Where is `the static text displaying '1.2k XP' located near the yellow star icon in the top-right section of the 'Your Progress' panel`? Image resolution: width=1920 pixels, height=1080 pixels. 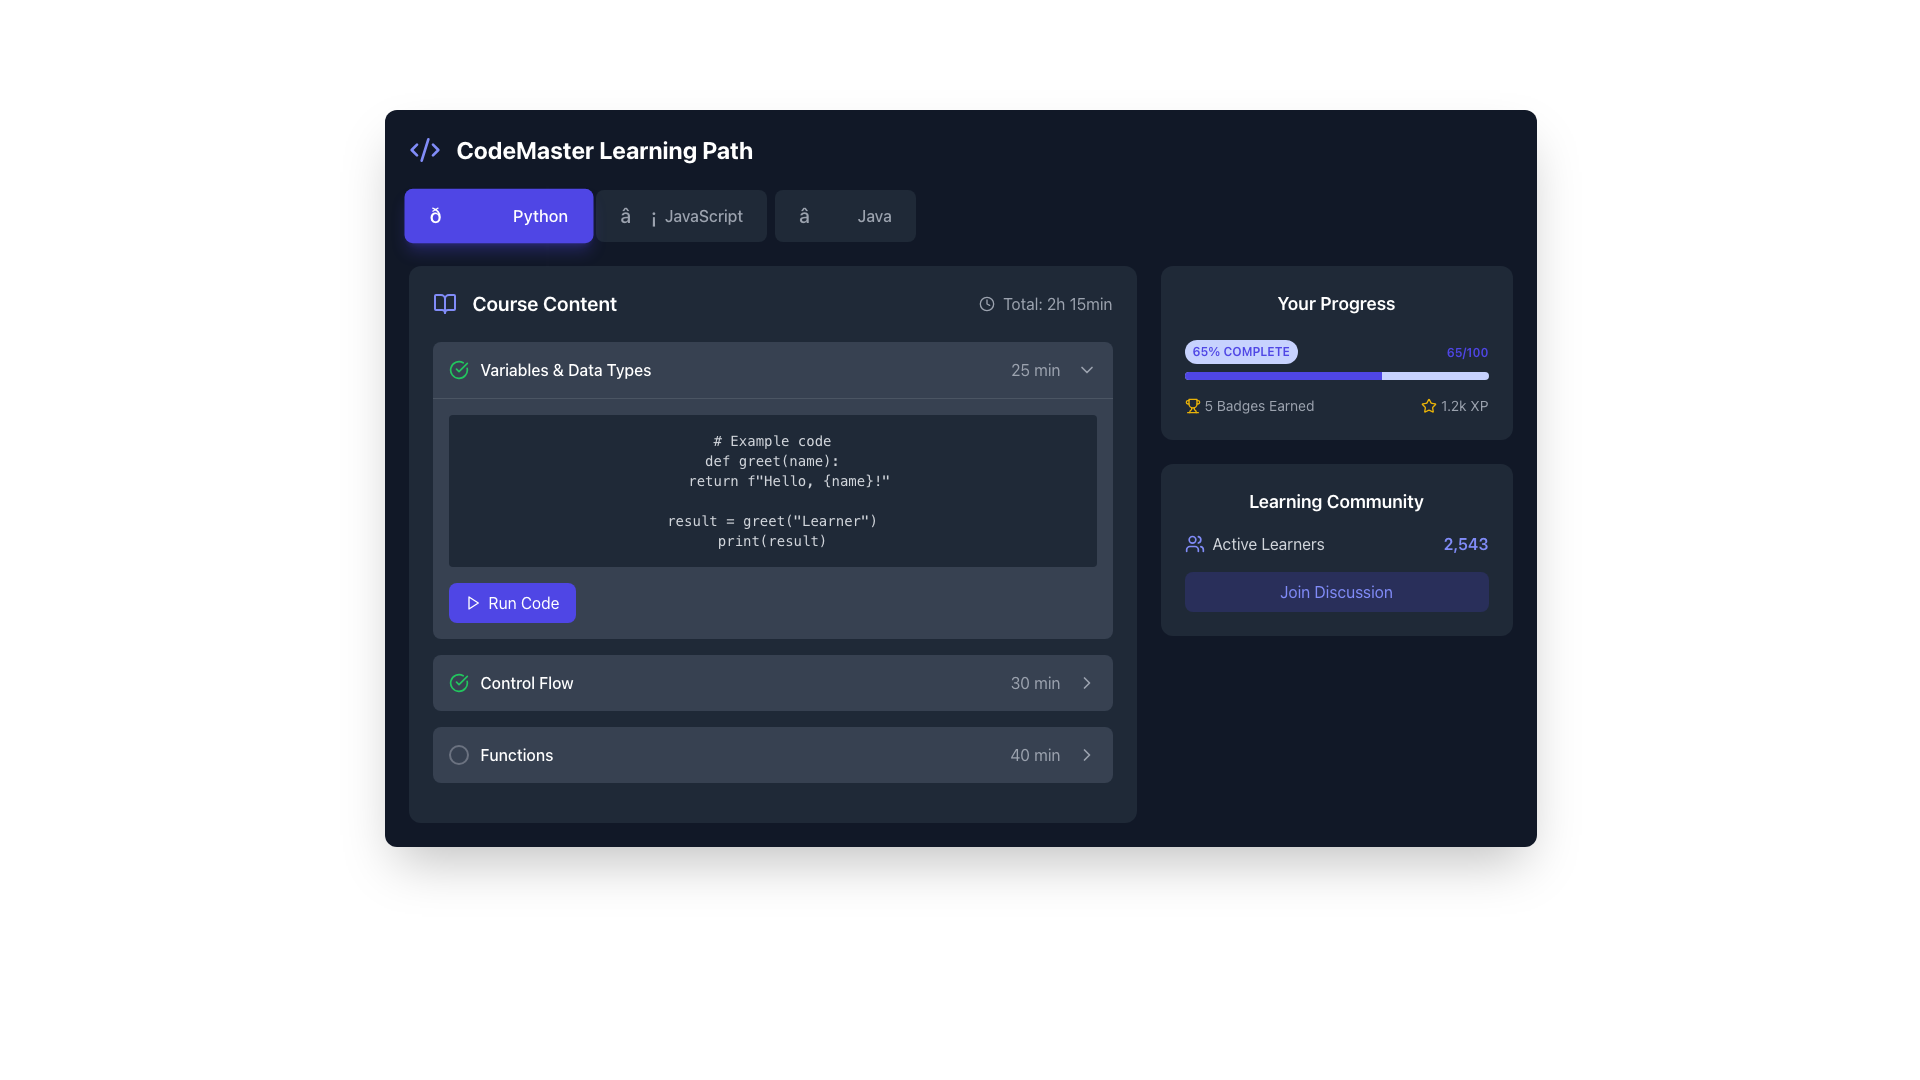
the static text displaying '1.2k XP' located near the yellow star icon in the top-right section of the 'Your Progress' panel is located at coordinates (1464, 405).